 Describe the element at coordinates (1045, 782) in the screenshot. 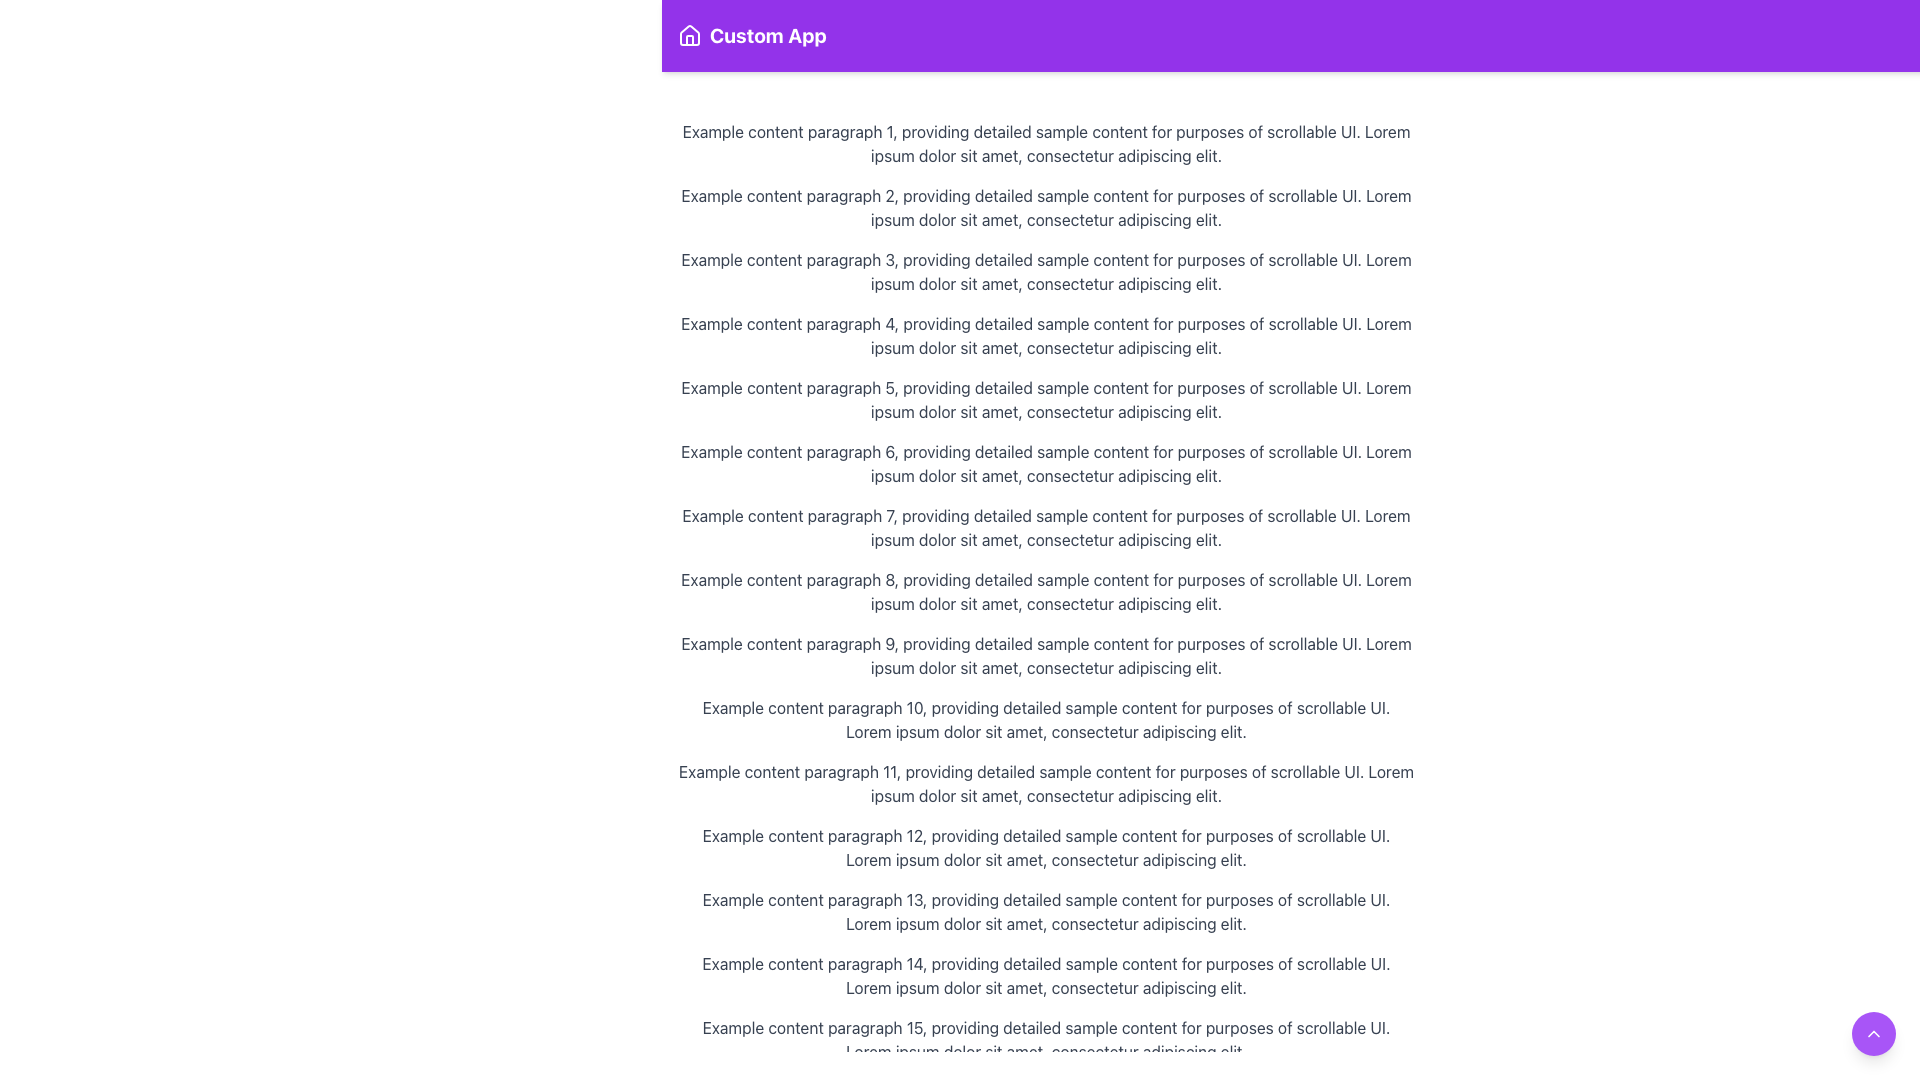

I see `the 11th paragraph within the vertically scrollable layout that displays sample content for demonstration purposes` at that location.